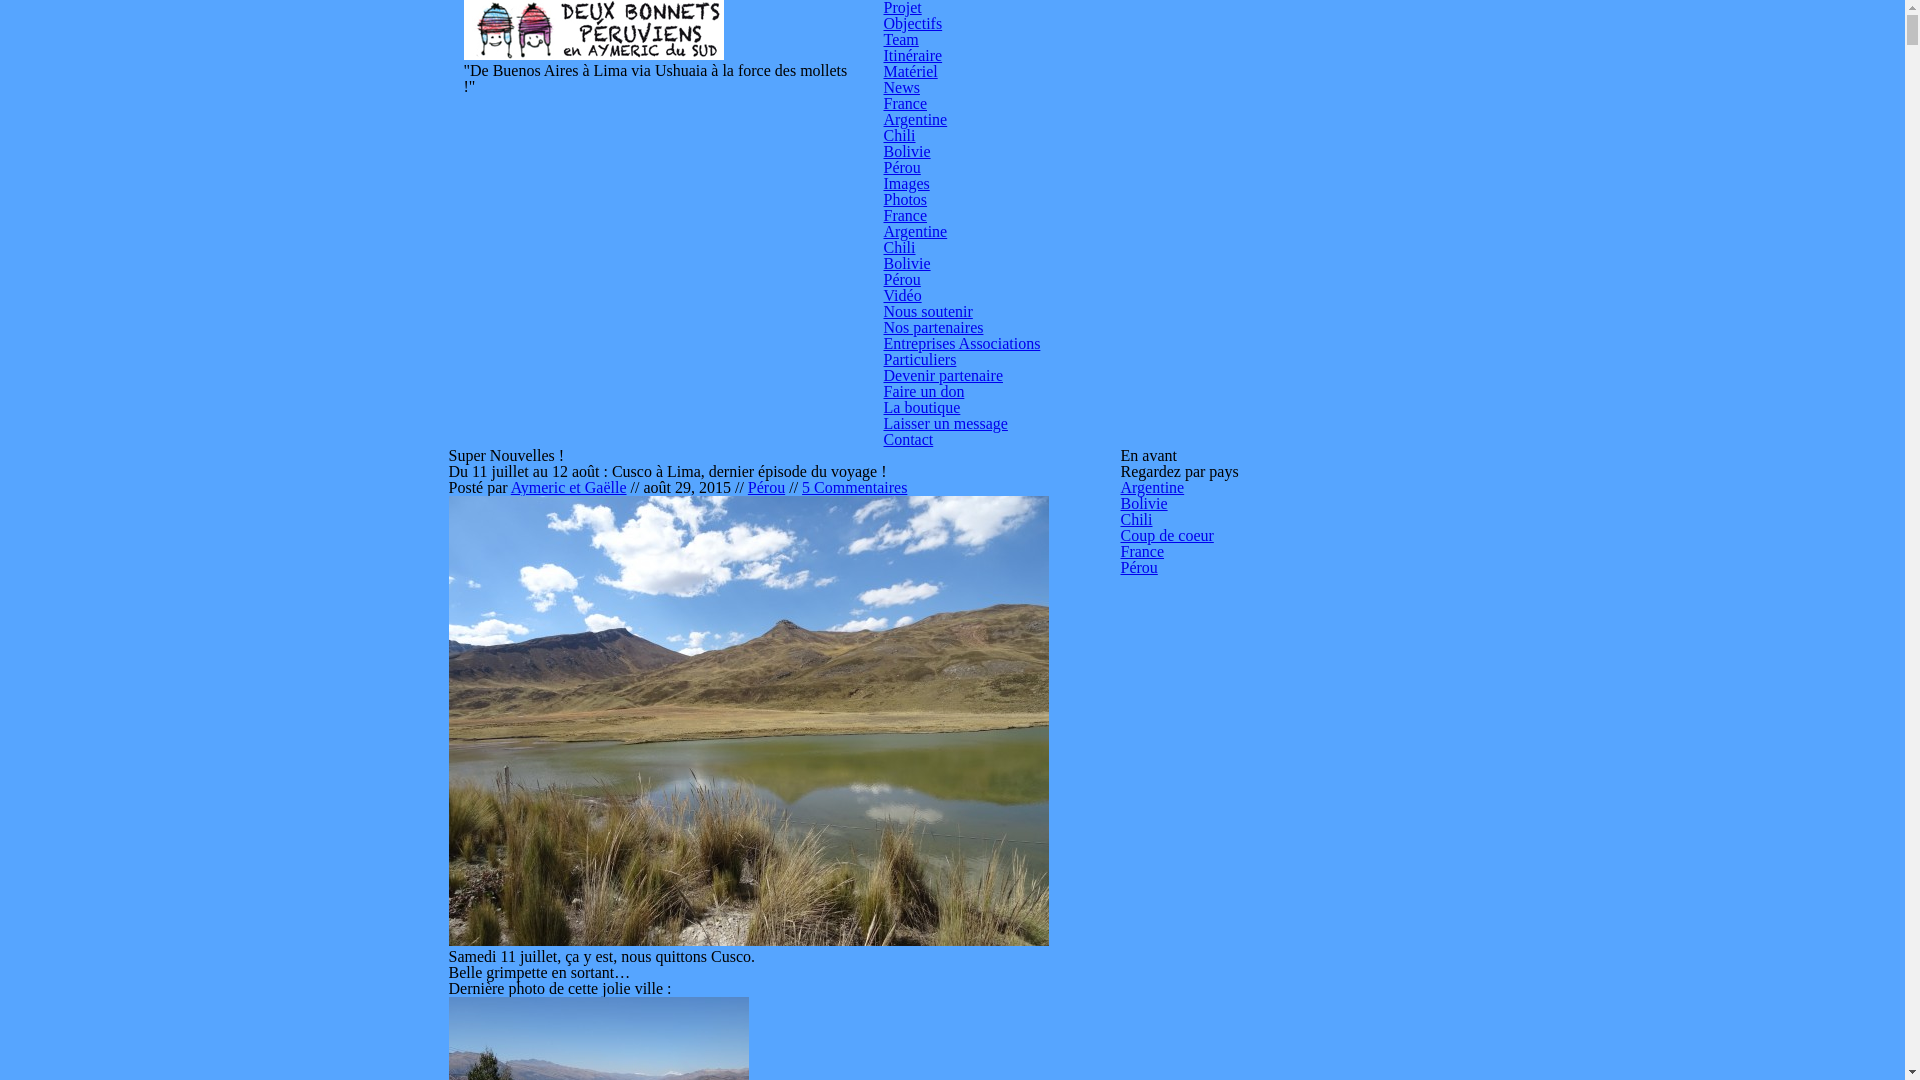  I want to click on 'Entreprises Associations', so click(962, 342).